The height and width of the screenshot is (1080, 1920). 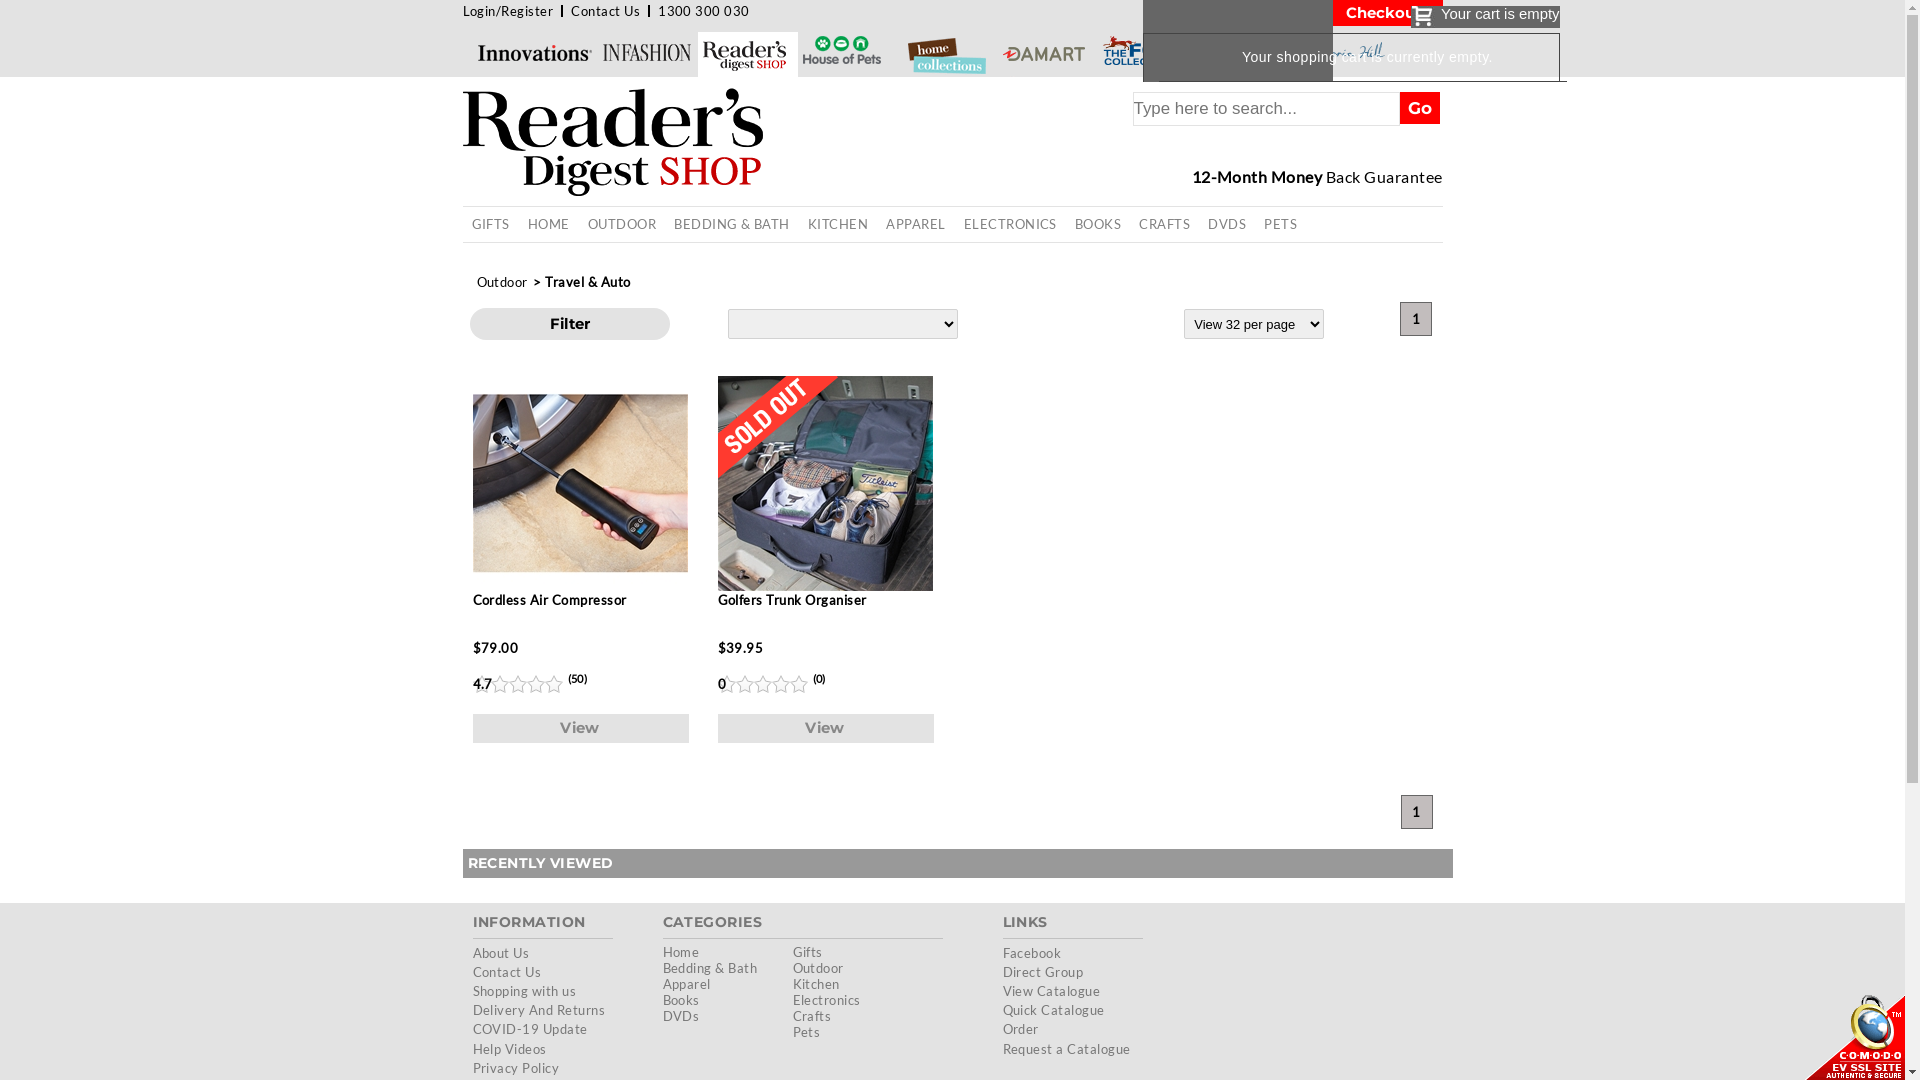 I want to click on 'Golfers Trunk Organiser', so click(x=825, y=502).